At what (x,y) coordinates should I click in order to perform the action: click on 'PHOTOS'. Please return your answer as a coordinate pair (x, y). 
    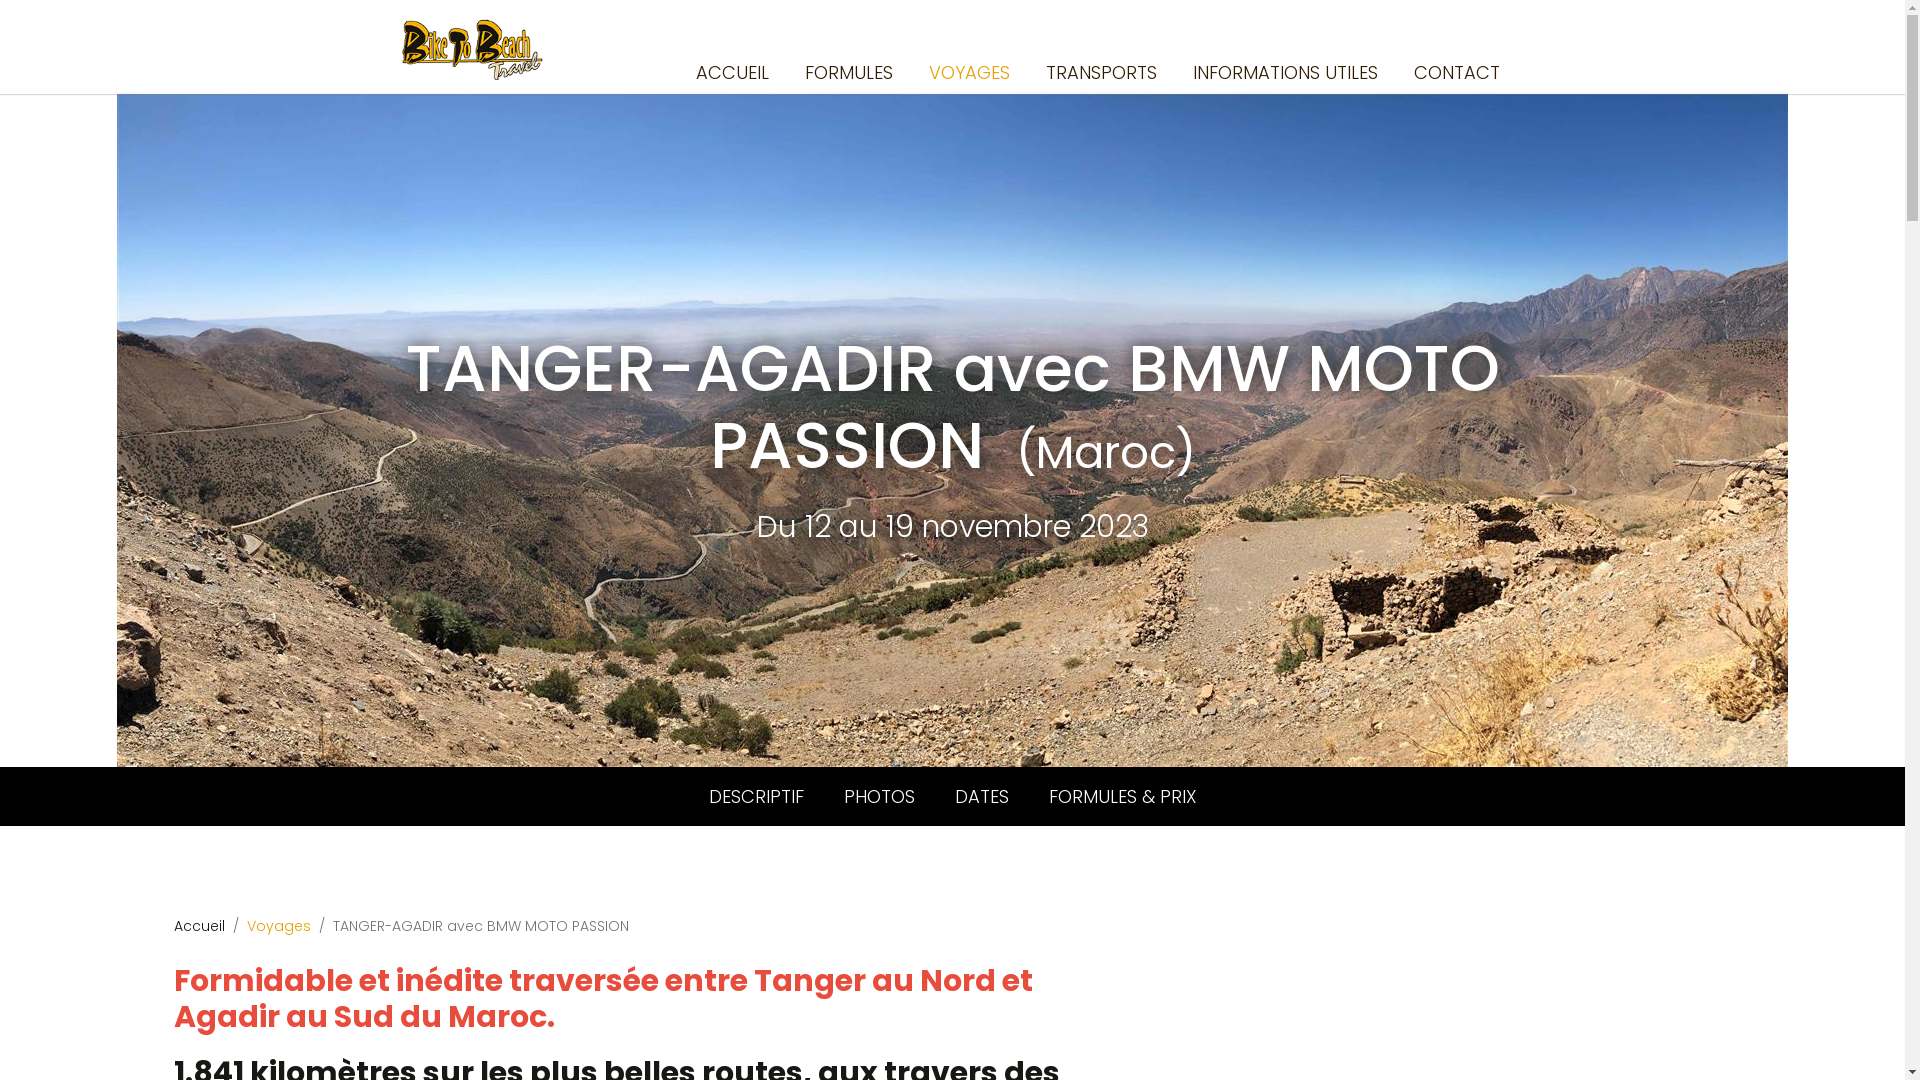
    Looking at the image, I should click on (879, 795).